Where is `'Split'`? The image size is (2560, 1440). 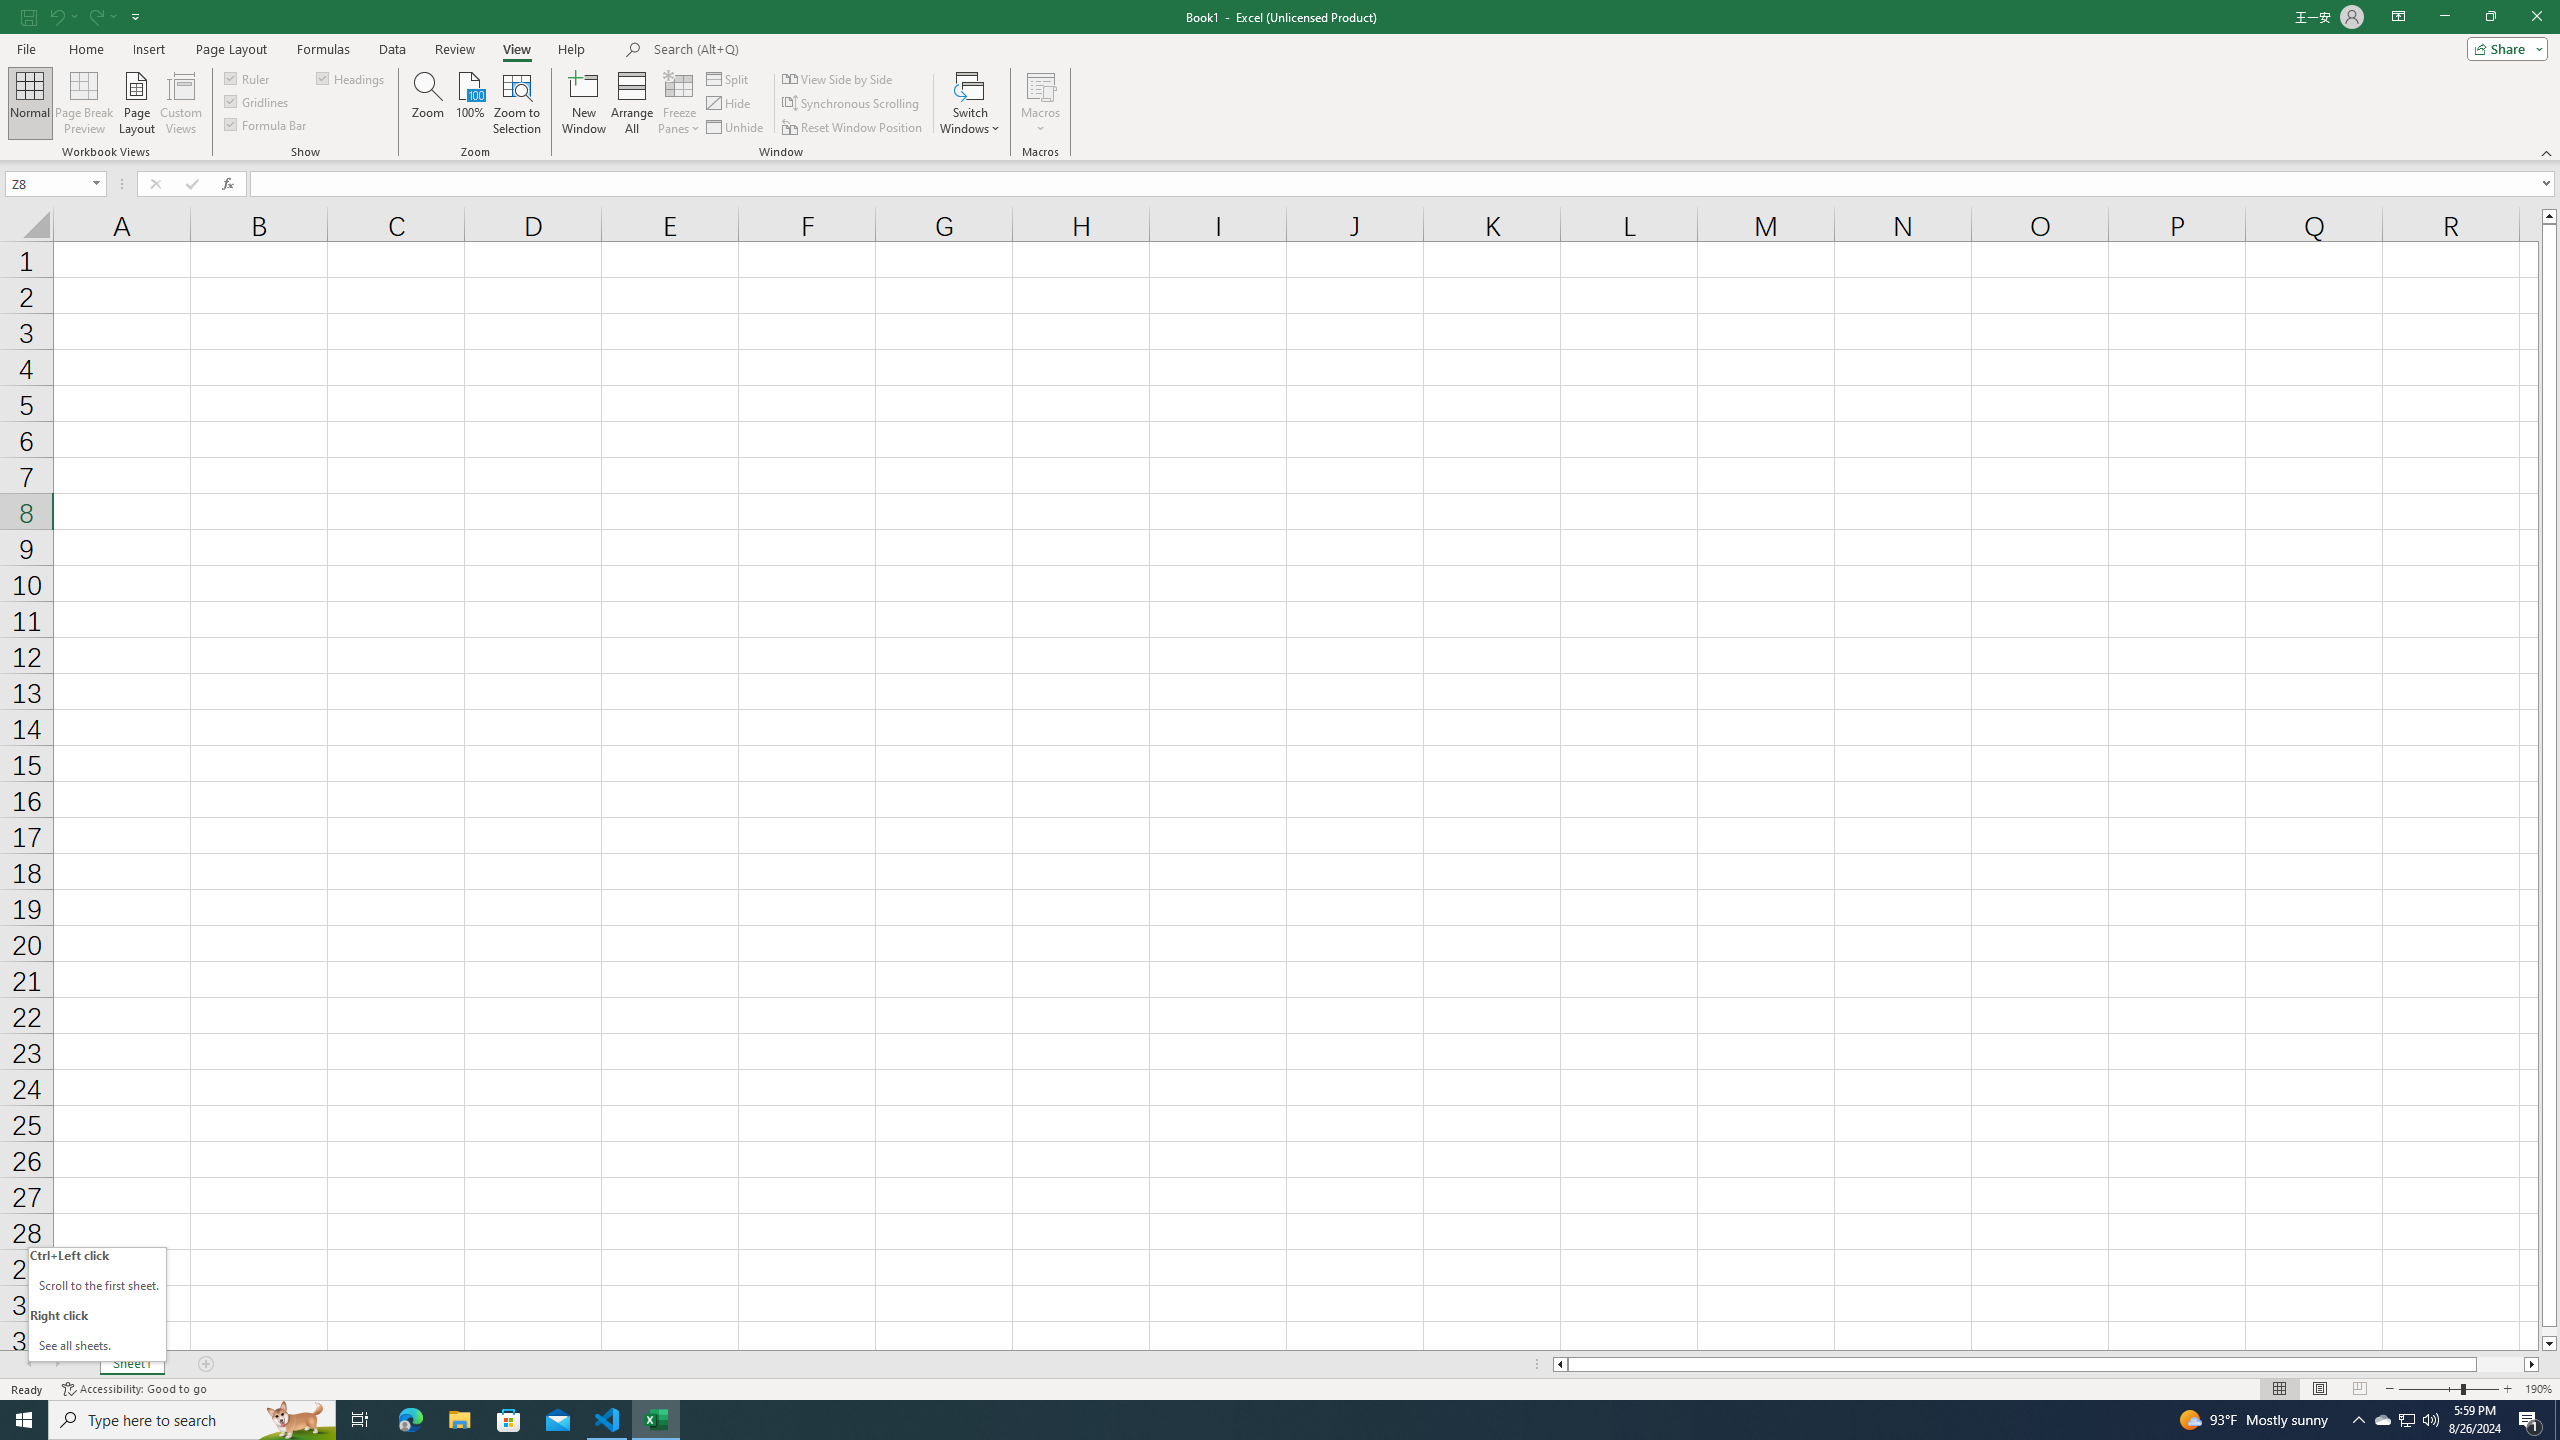 'Split' is located at coordinates (729, 78).